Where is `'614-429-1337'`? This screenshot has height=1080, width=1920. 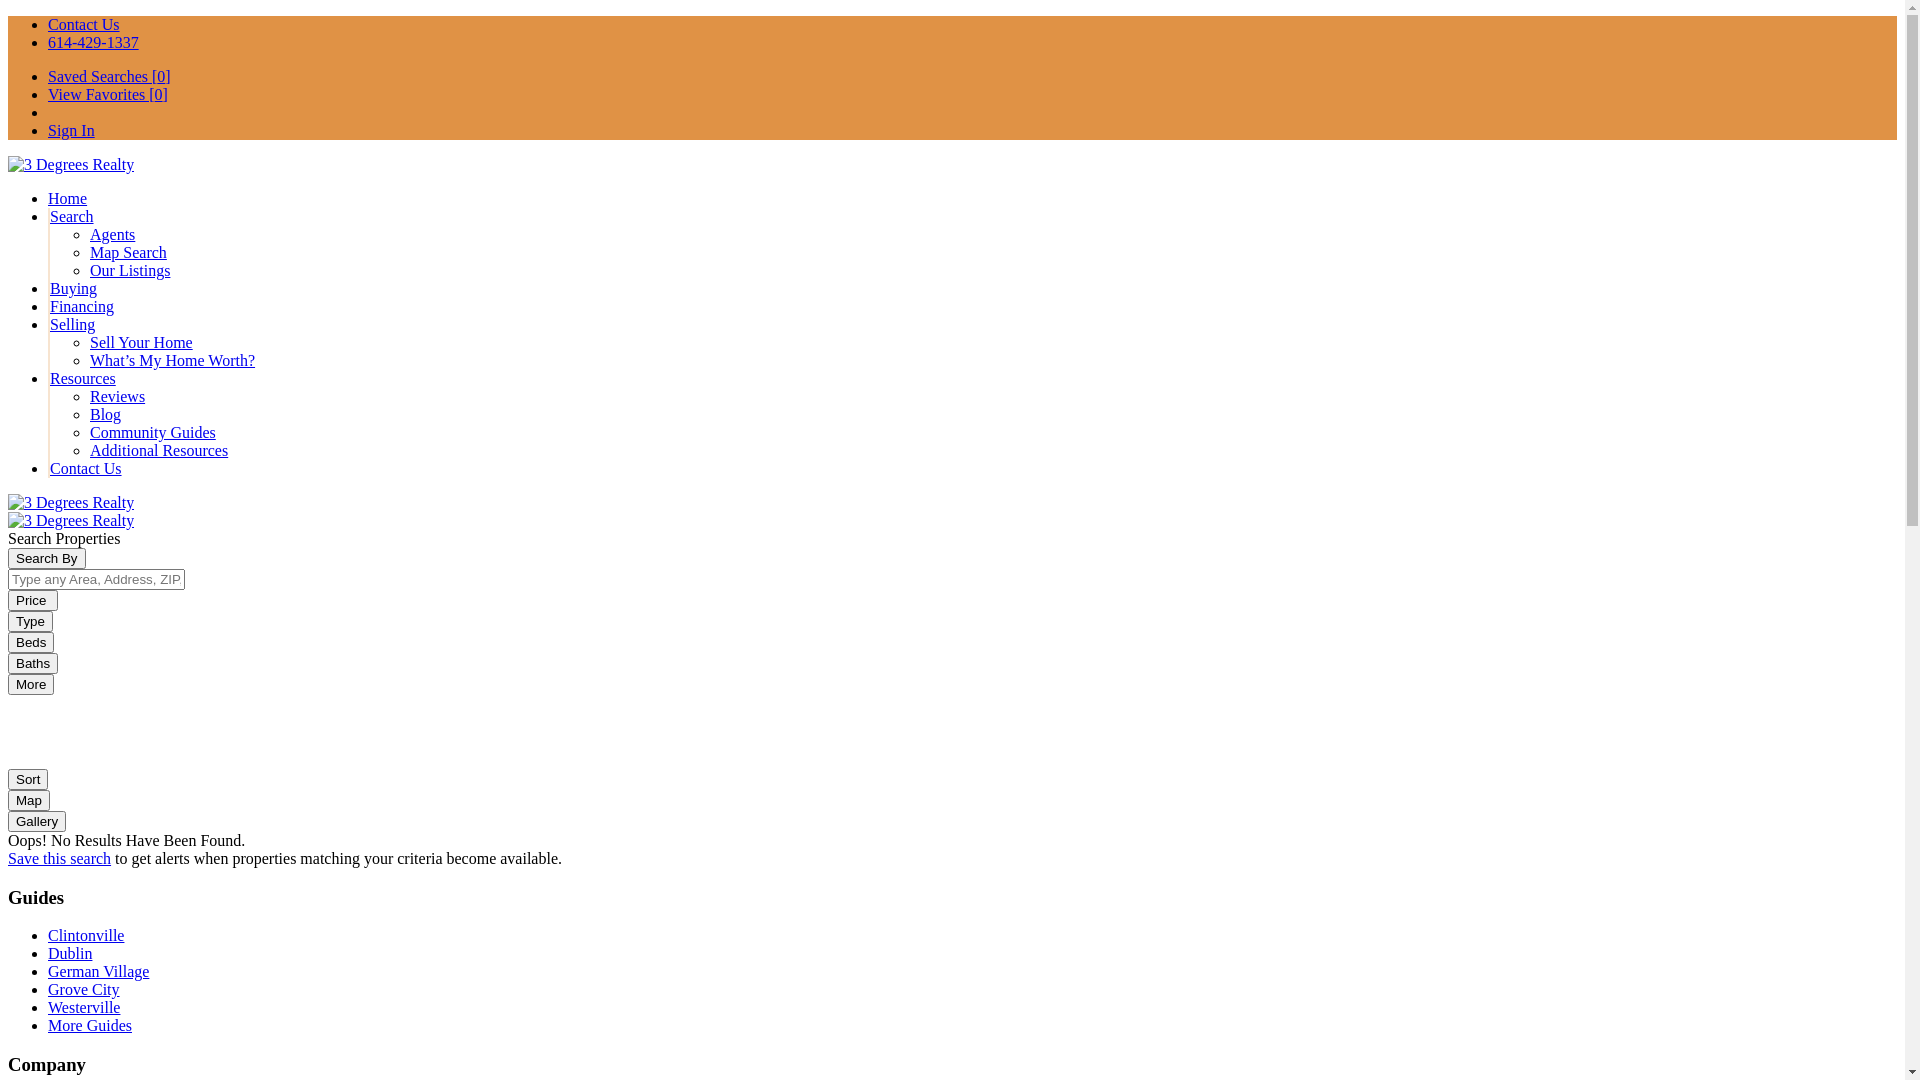 '614-429-1337' is located at coordinates (92, 42).